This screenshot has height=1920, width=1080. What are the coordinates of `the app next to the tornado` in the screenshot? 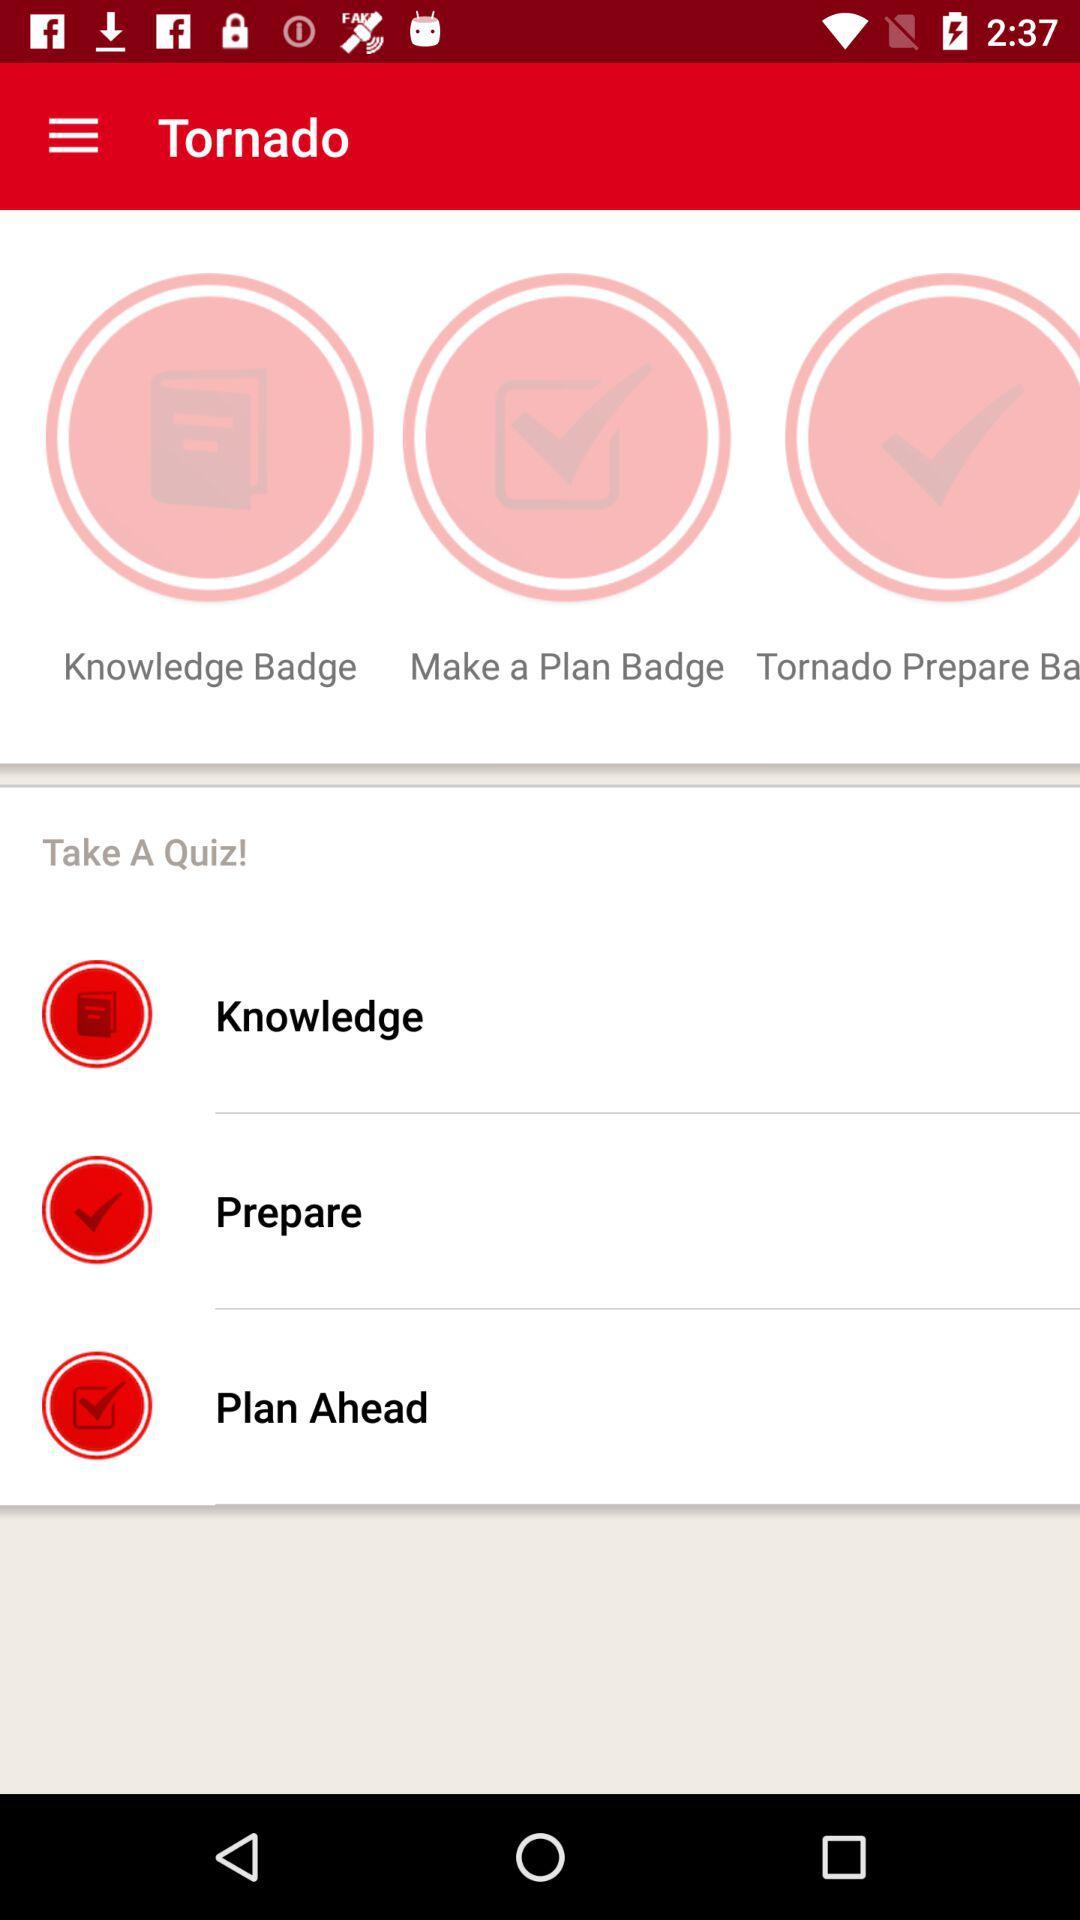 It's located at (72, 135).